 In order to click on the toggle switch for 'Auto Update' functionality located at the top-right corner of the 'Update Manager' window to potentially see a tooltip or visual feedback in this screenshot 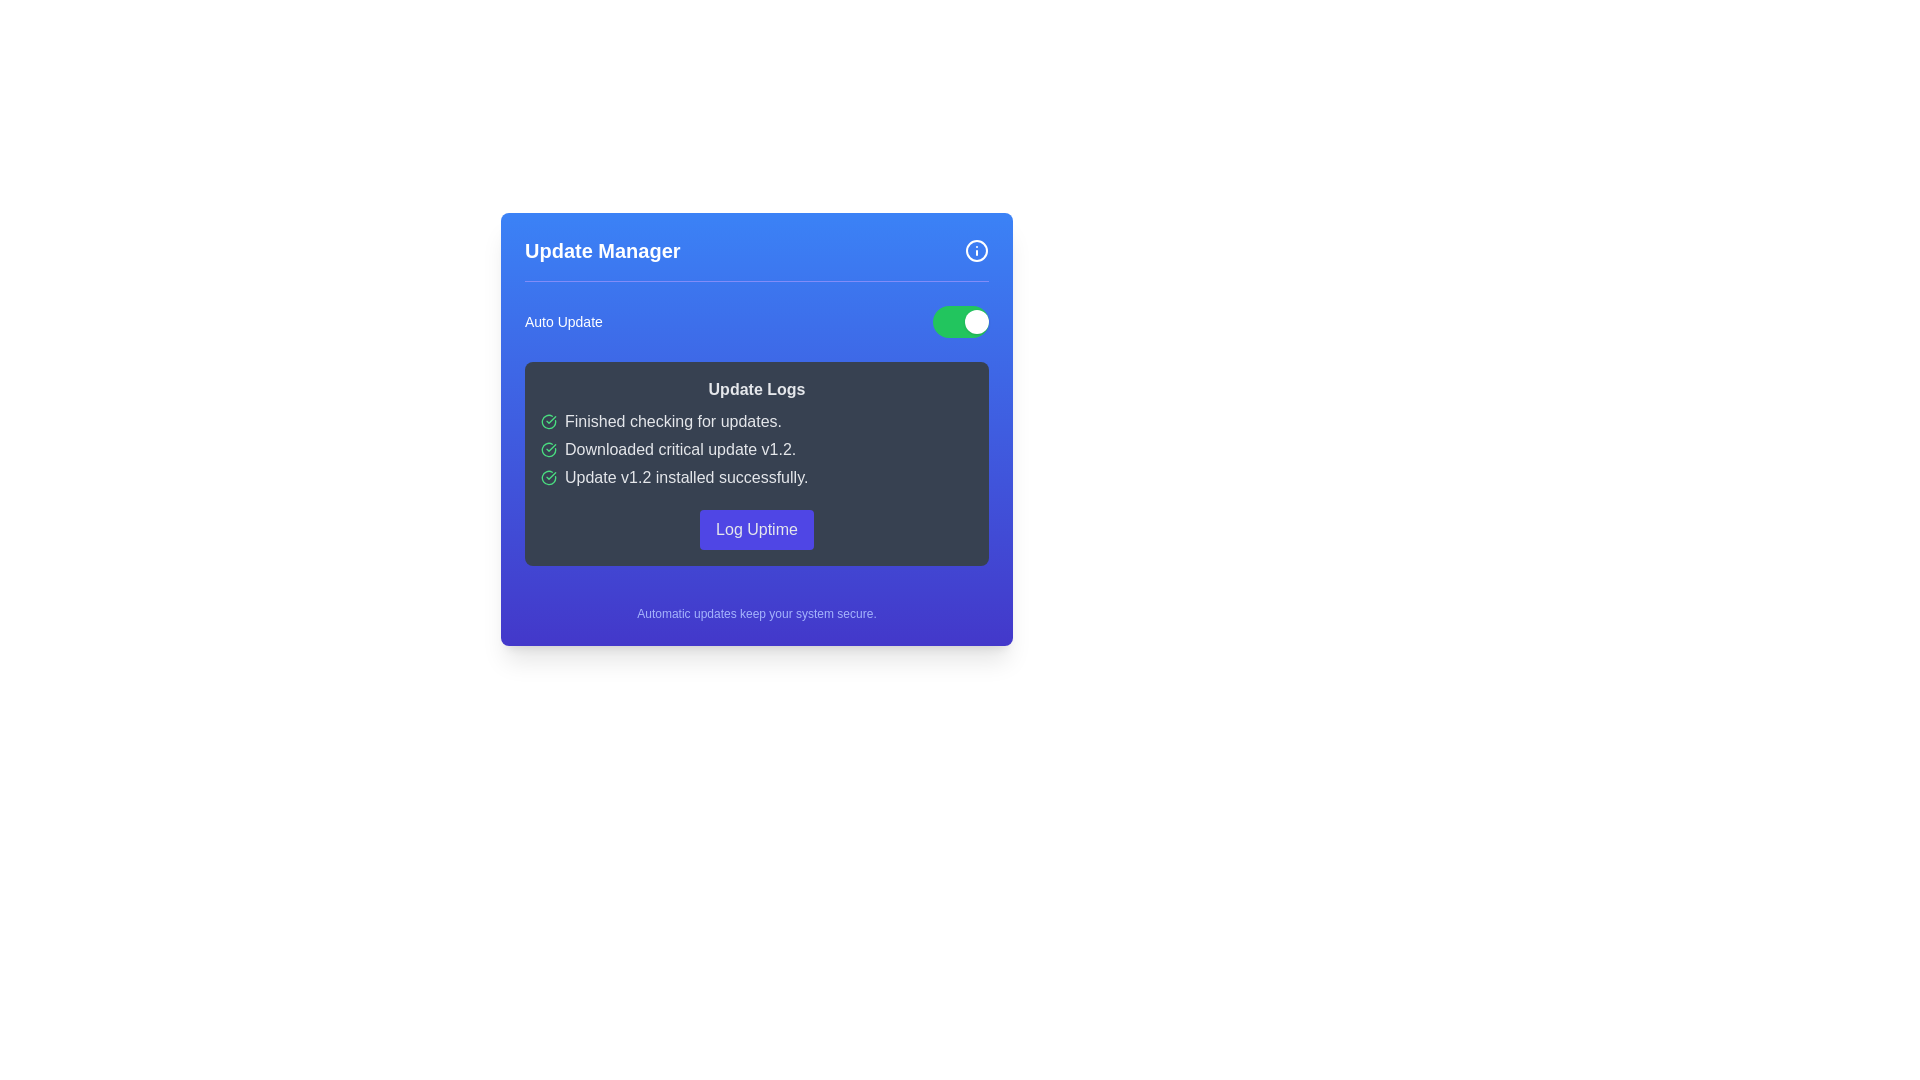, I will do `click(960, 320)`.